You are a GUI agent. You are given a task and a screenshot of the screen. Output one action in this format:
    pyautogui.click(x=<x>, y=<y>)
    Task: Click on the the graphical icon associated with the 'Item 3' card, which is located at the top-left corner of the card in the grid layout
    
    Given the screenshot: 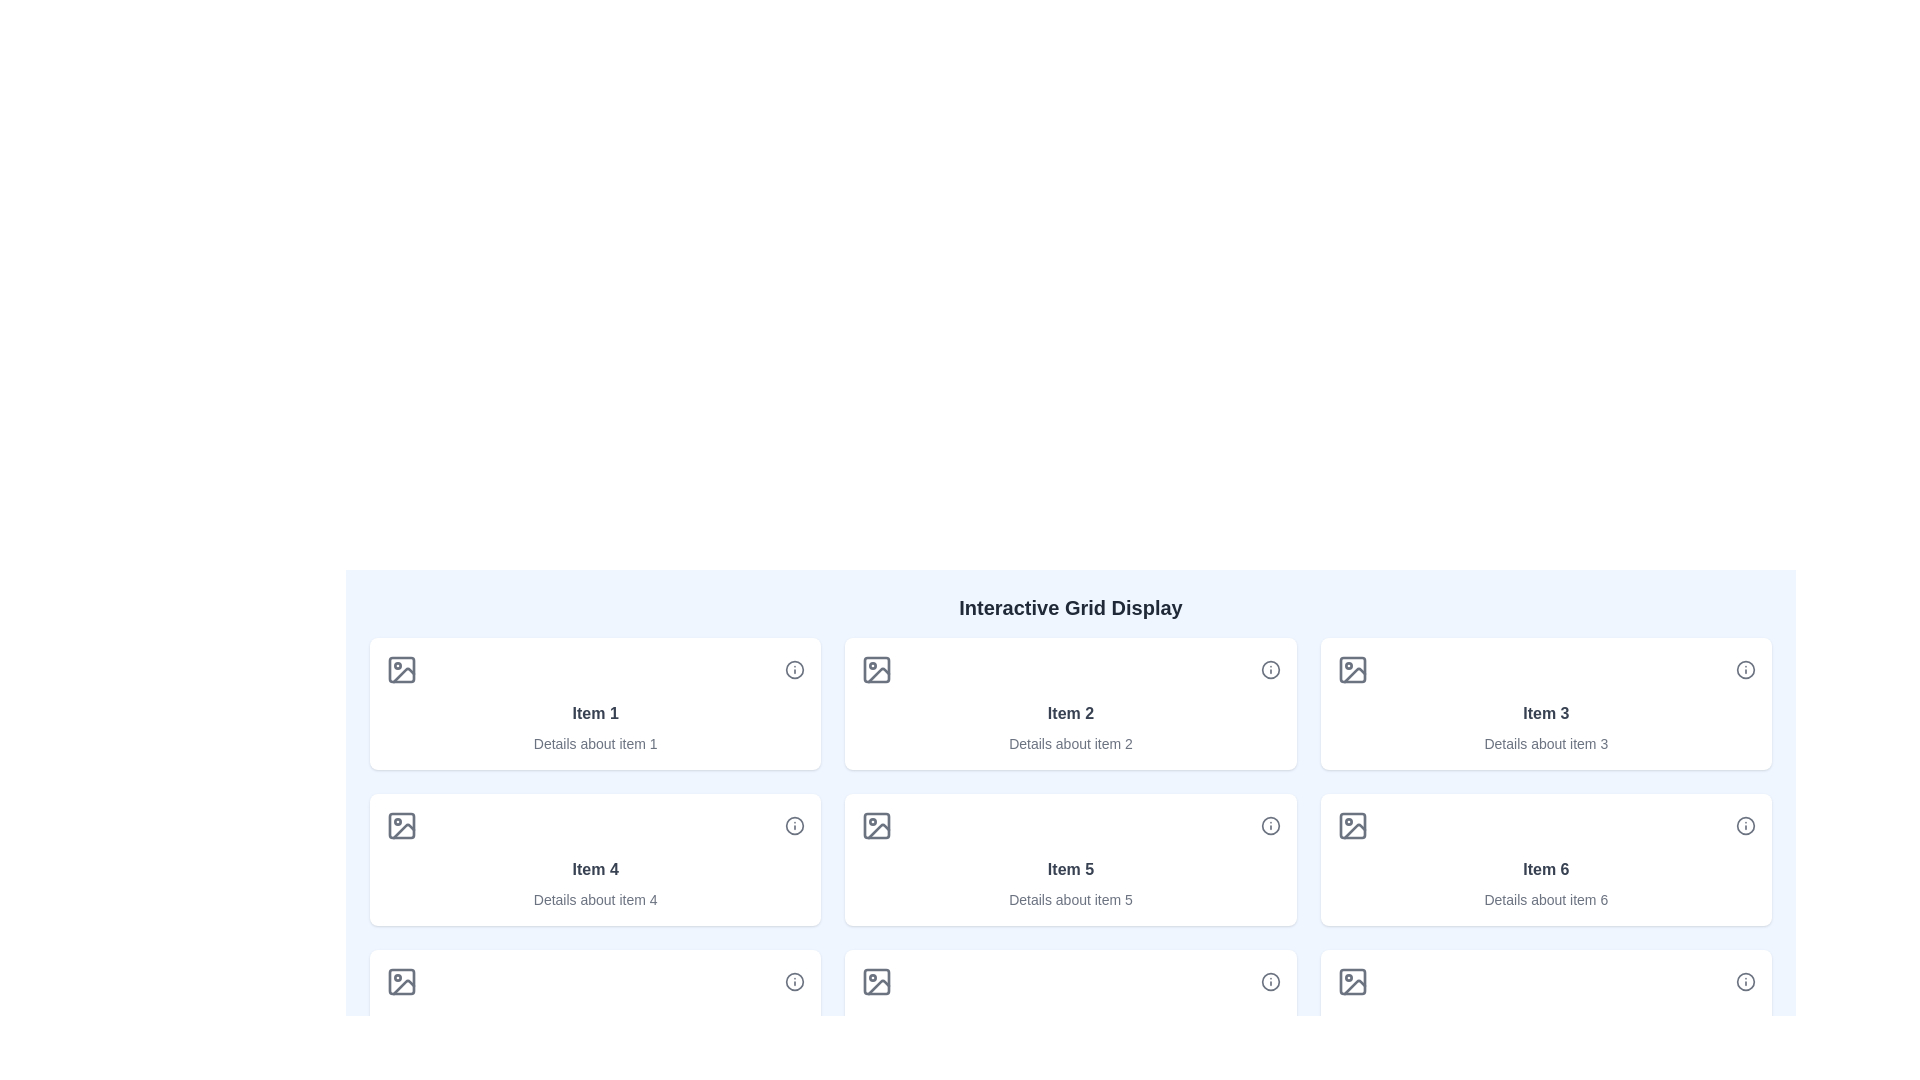 What is the action you would take?
    pyautogui.click(x=1352, y=670)
    